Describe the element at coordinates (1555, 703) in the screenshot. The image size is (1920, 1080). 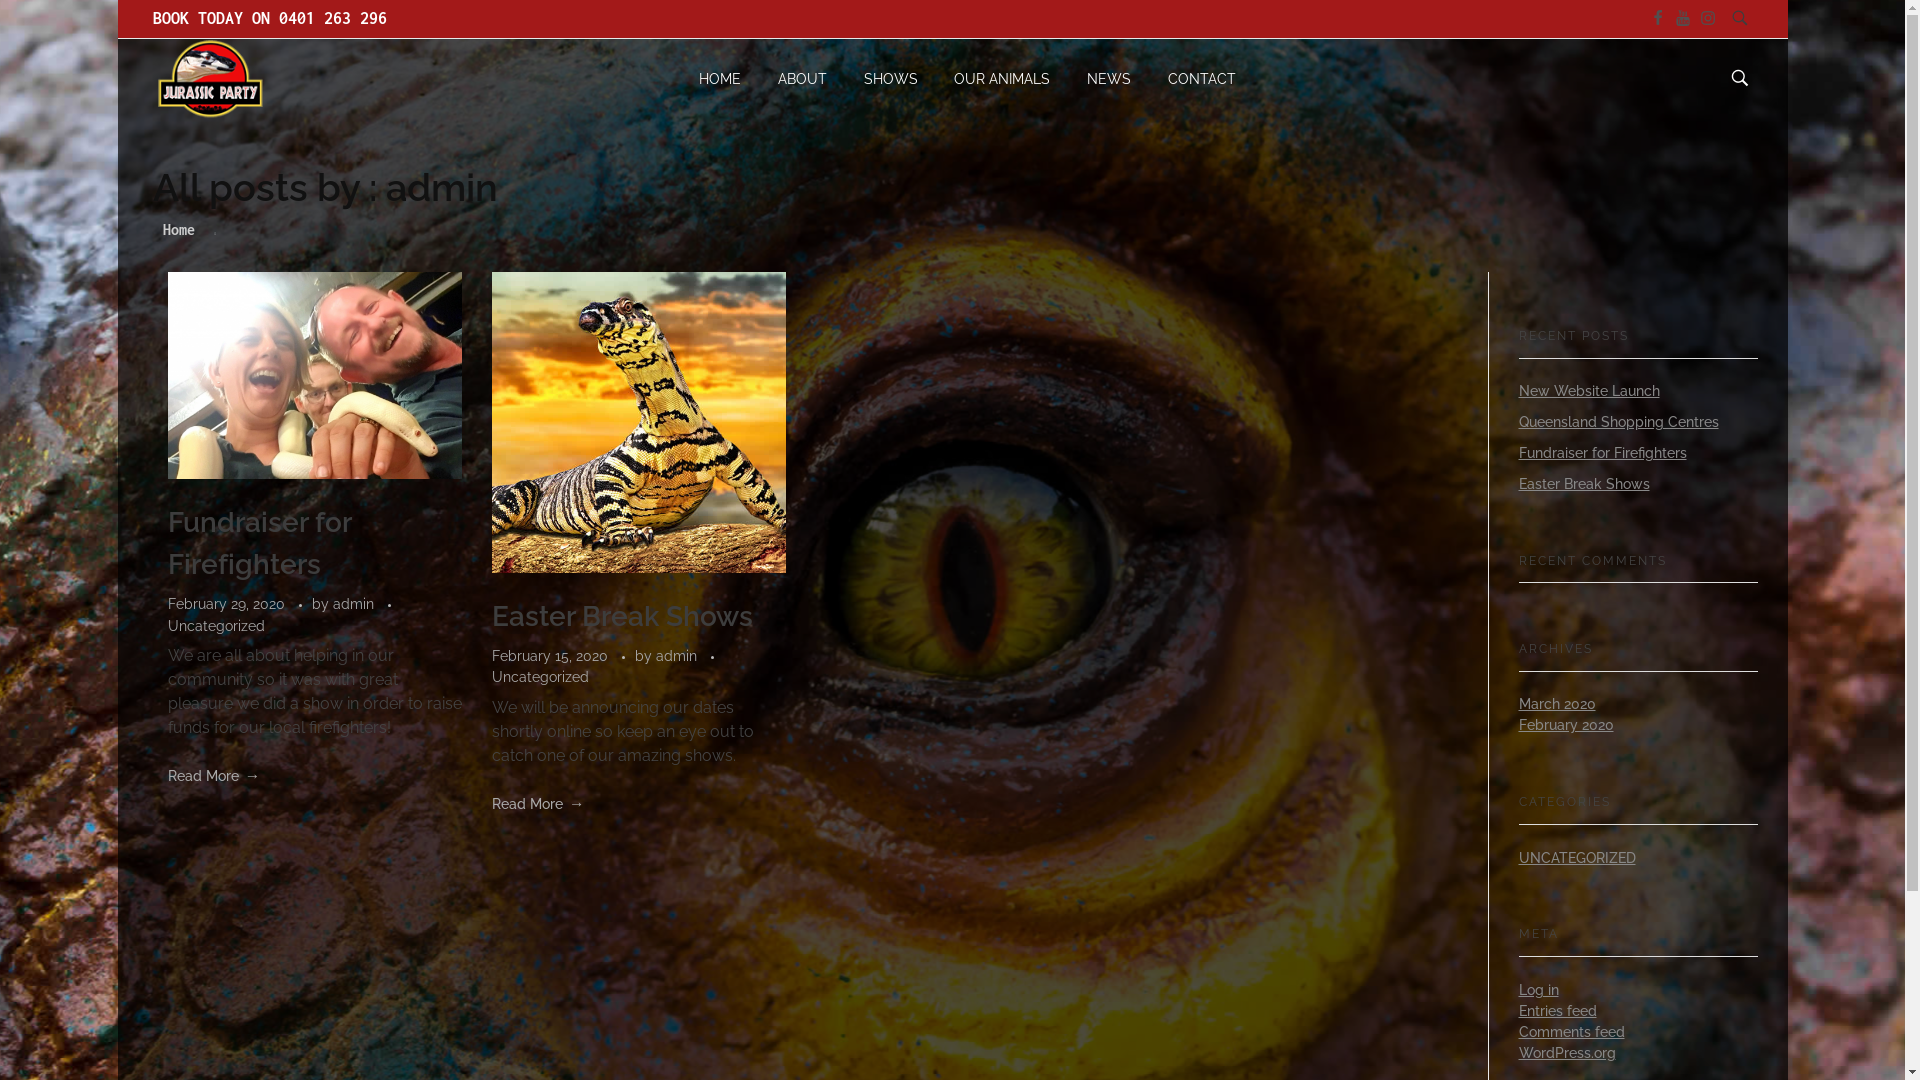
I see `'March 2020'` at that location.